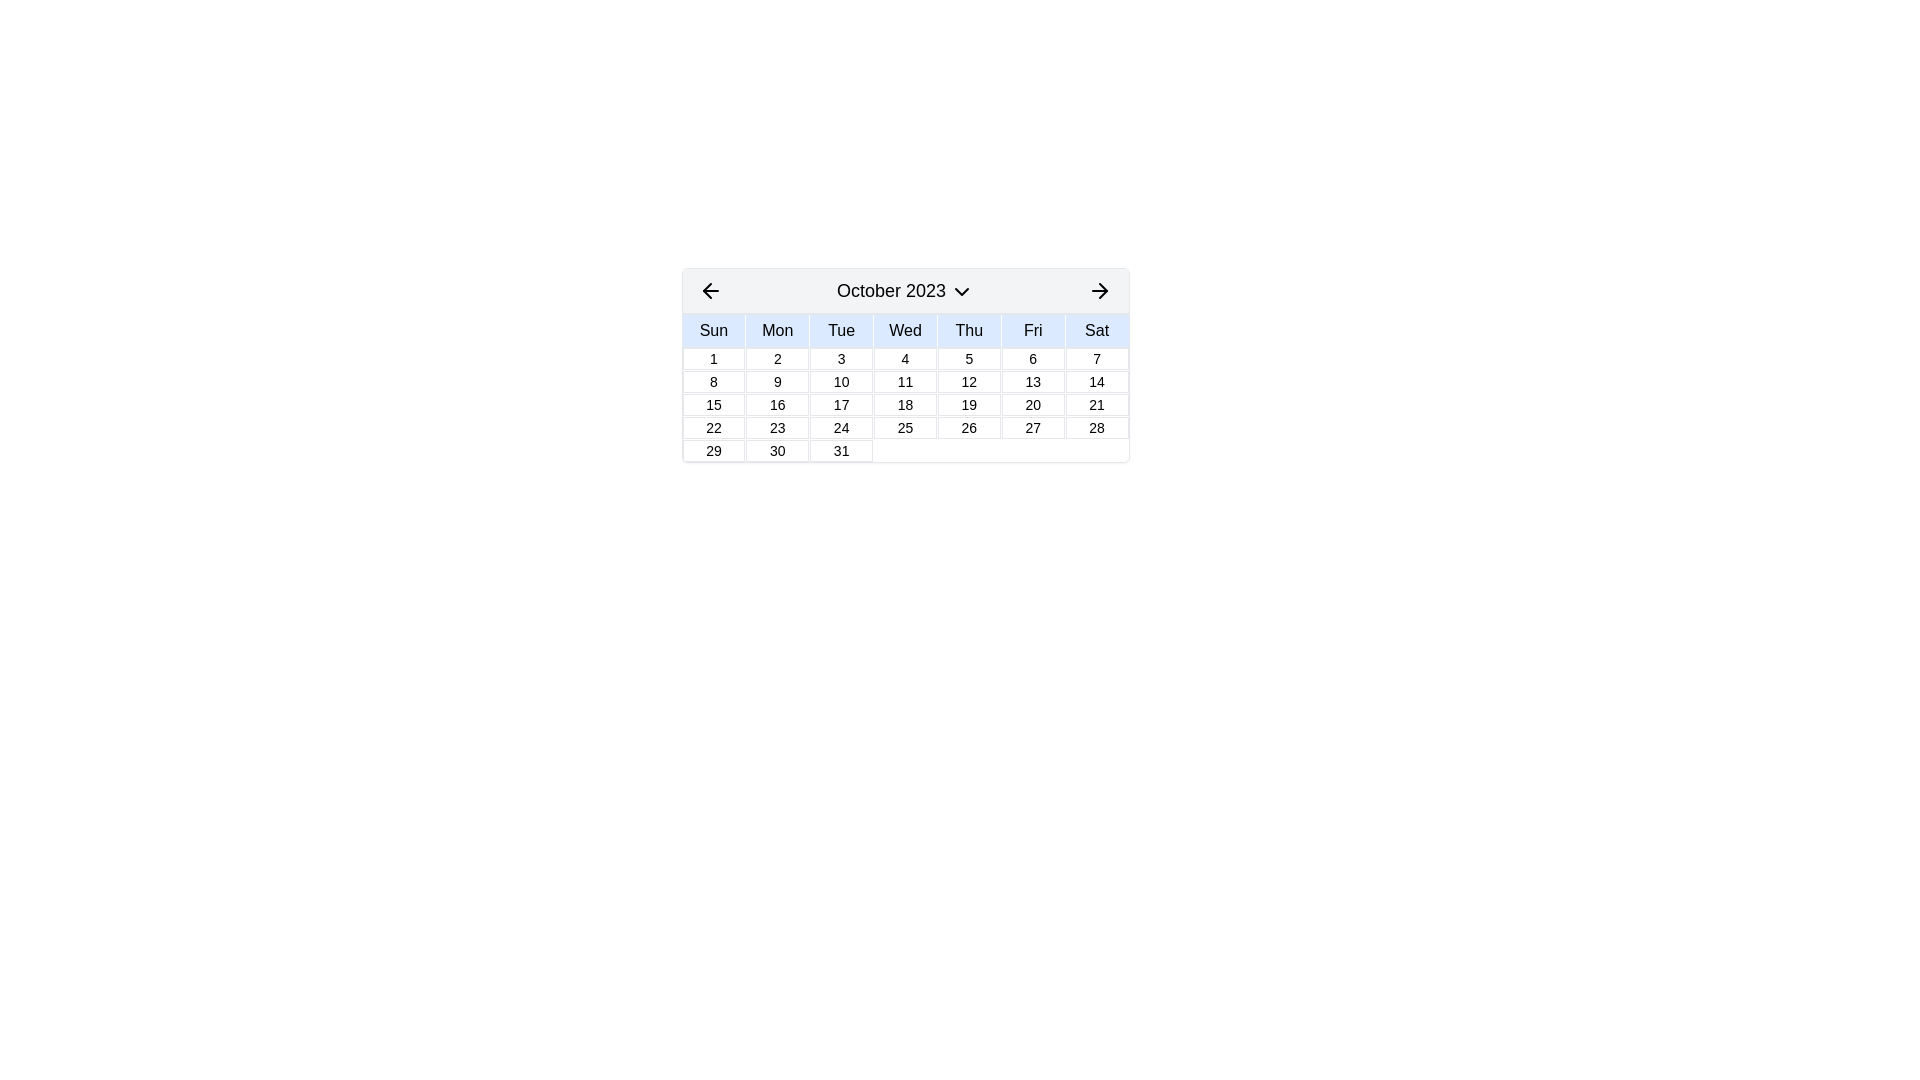  I want to click on the Calendar Date Display representing the 25th day of October 2023, which is visually indicated in the fourth row and fifth column of the calendar grid, so click(904, 427).